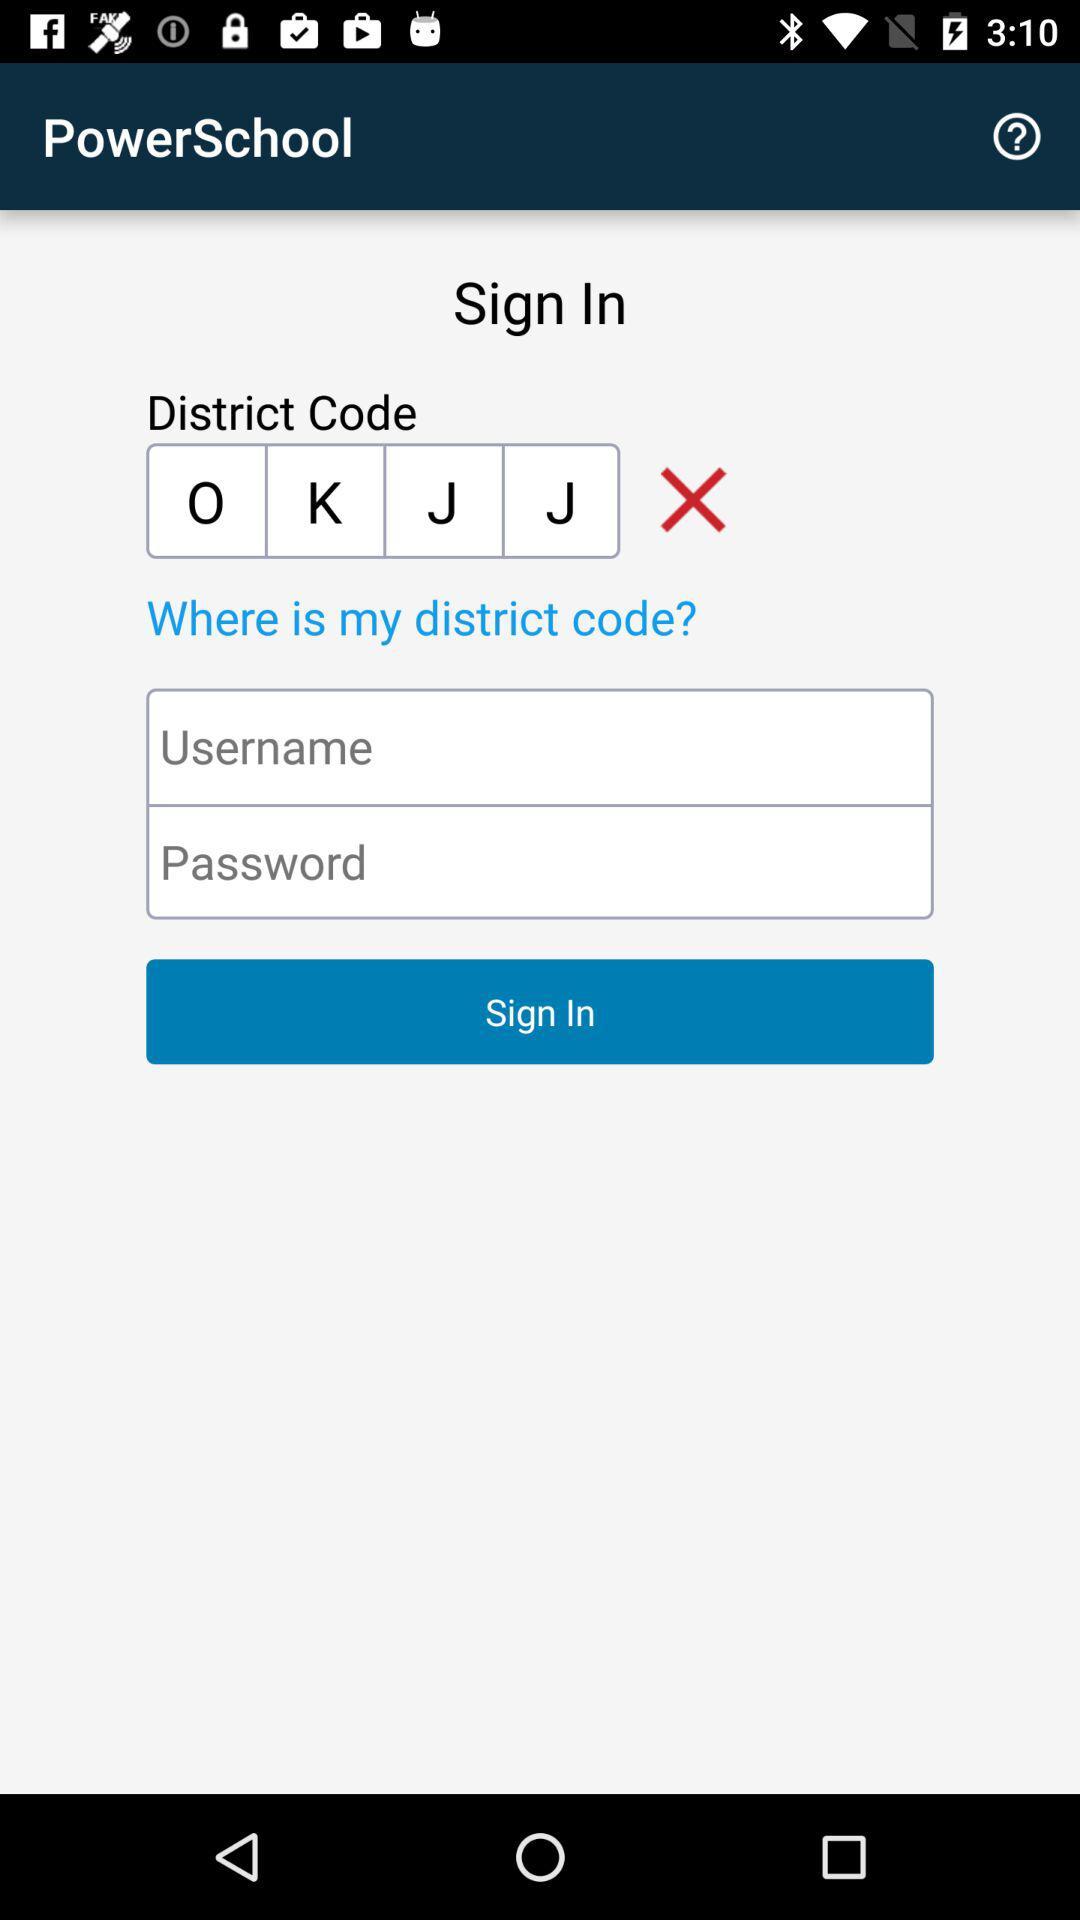 This screenshot has height=1920, width=1080. What do you see at coordinates (678, 500) in the screenshot?
I see `cross icon` at bounding box center [678, 500].